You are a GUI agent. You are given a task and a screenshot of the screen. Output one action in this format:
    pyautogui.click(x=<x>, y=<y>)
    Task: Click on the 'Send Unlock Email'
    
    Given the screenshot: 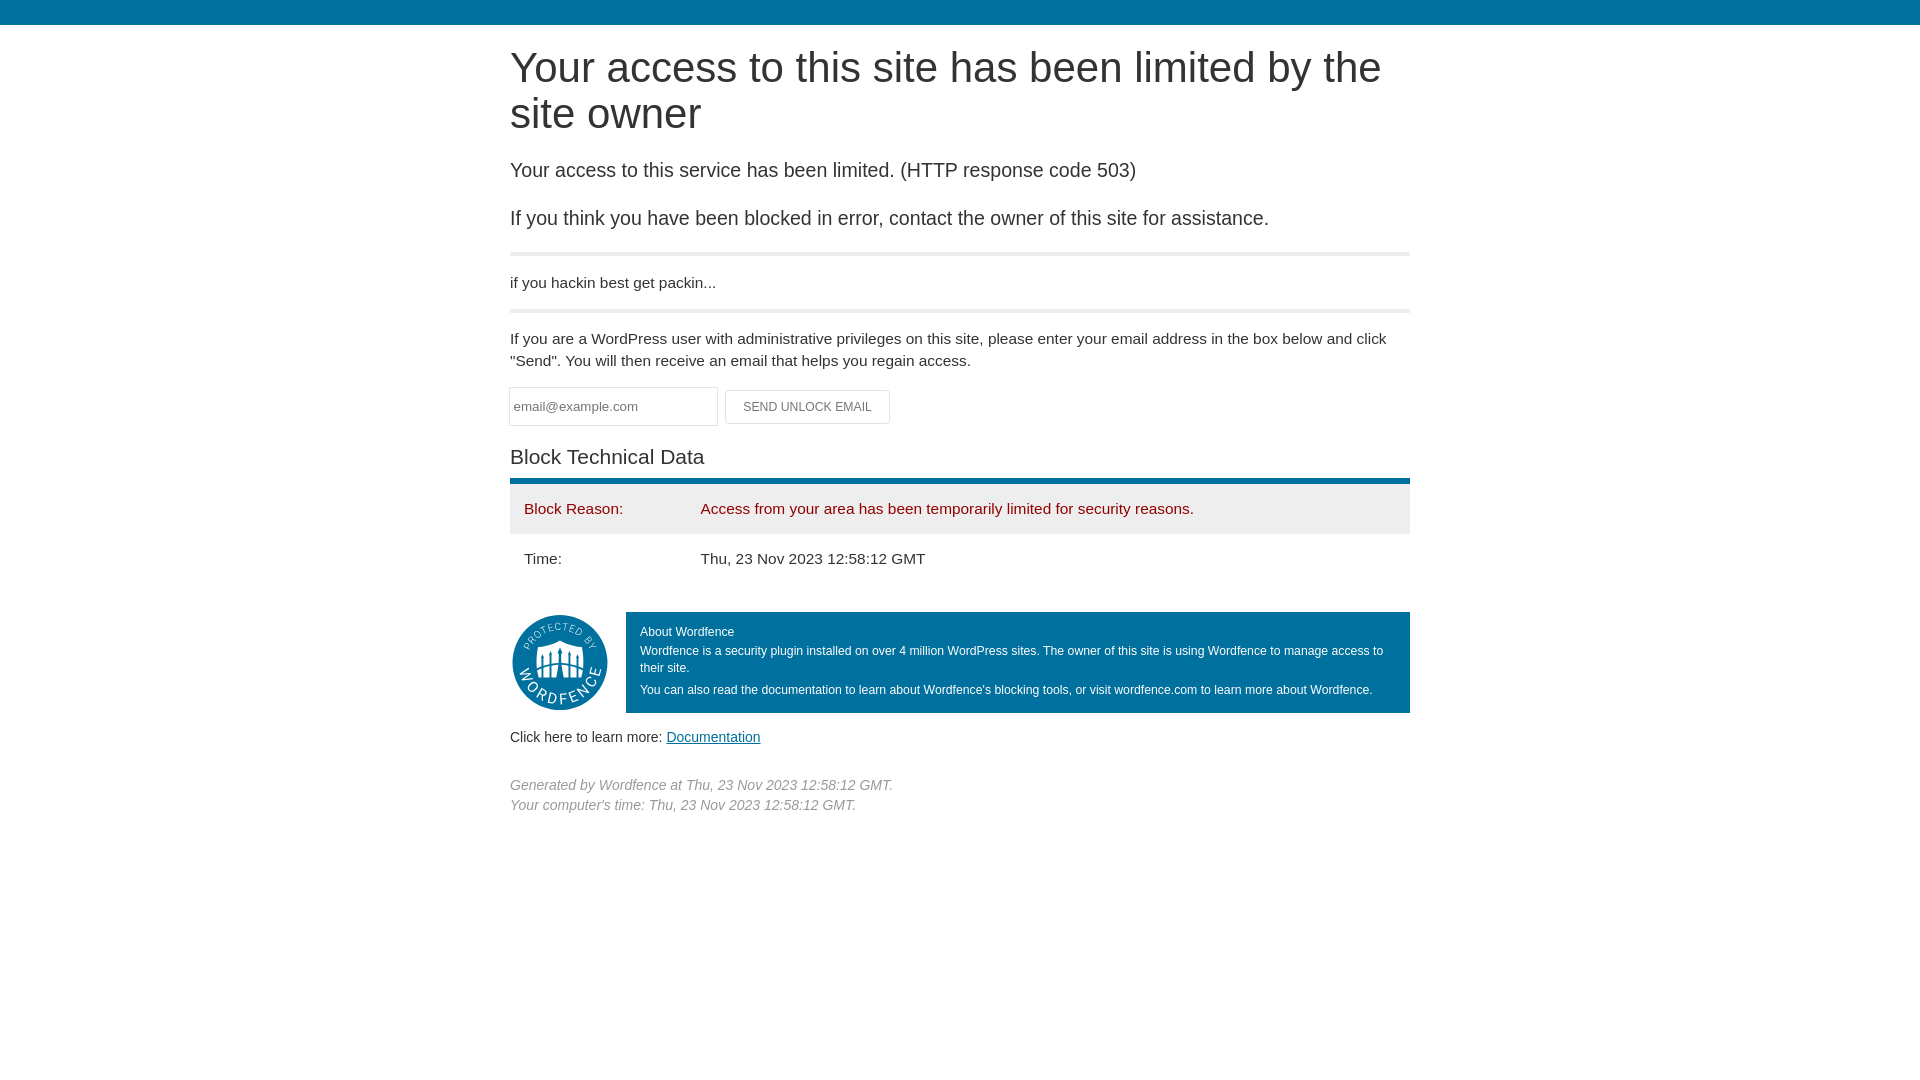 What is the action you would take?
    pyautogui.click(x=723, y=406)
    